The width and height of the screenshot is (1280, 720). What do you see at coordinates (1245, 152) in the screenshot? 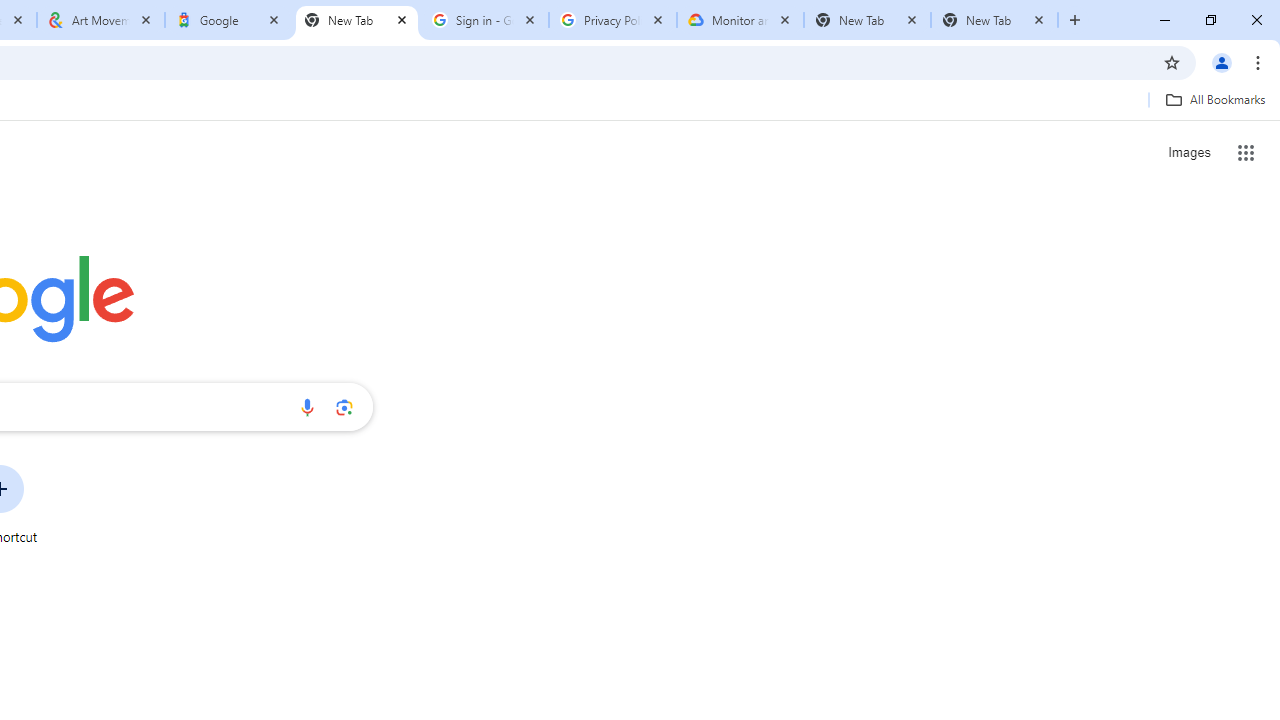
I see `'Google apps'` at bounding box center [1245, 152].